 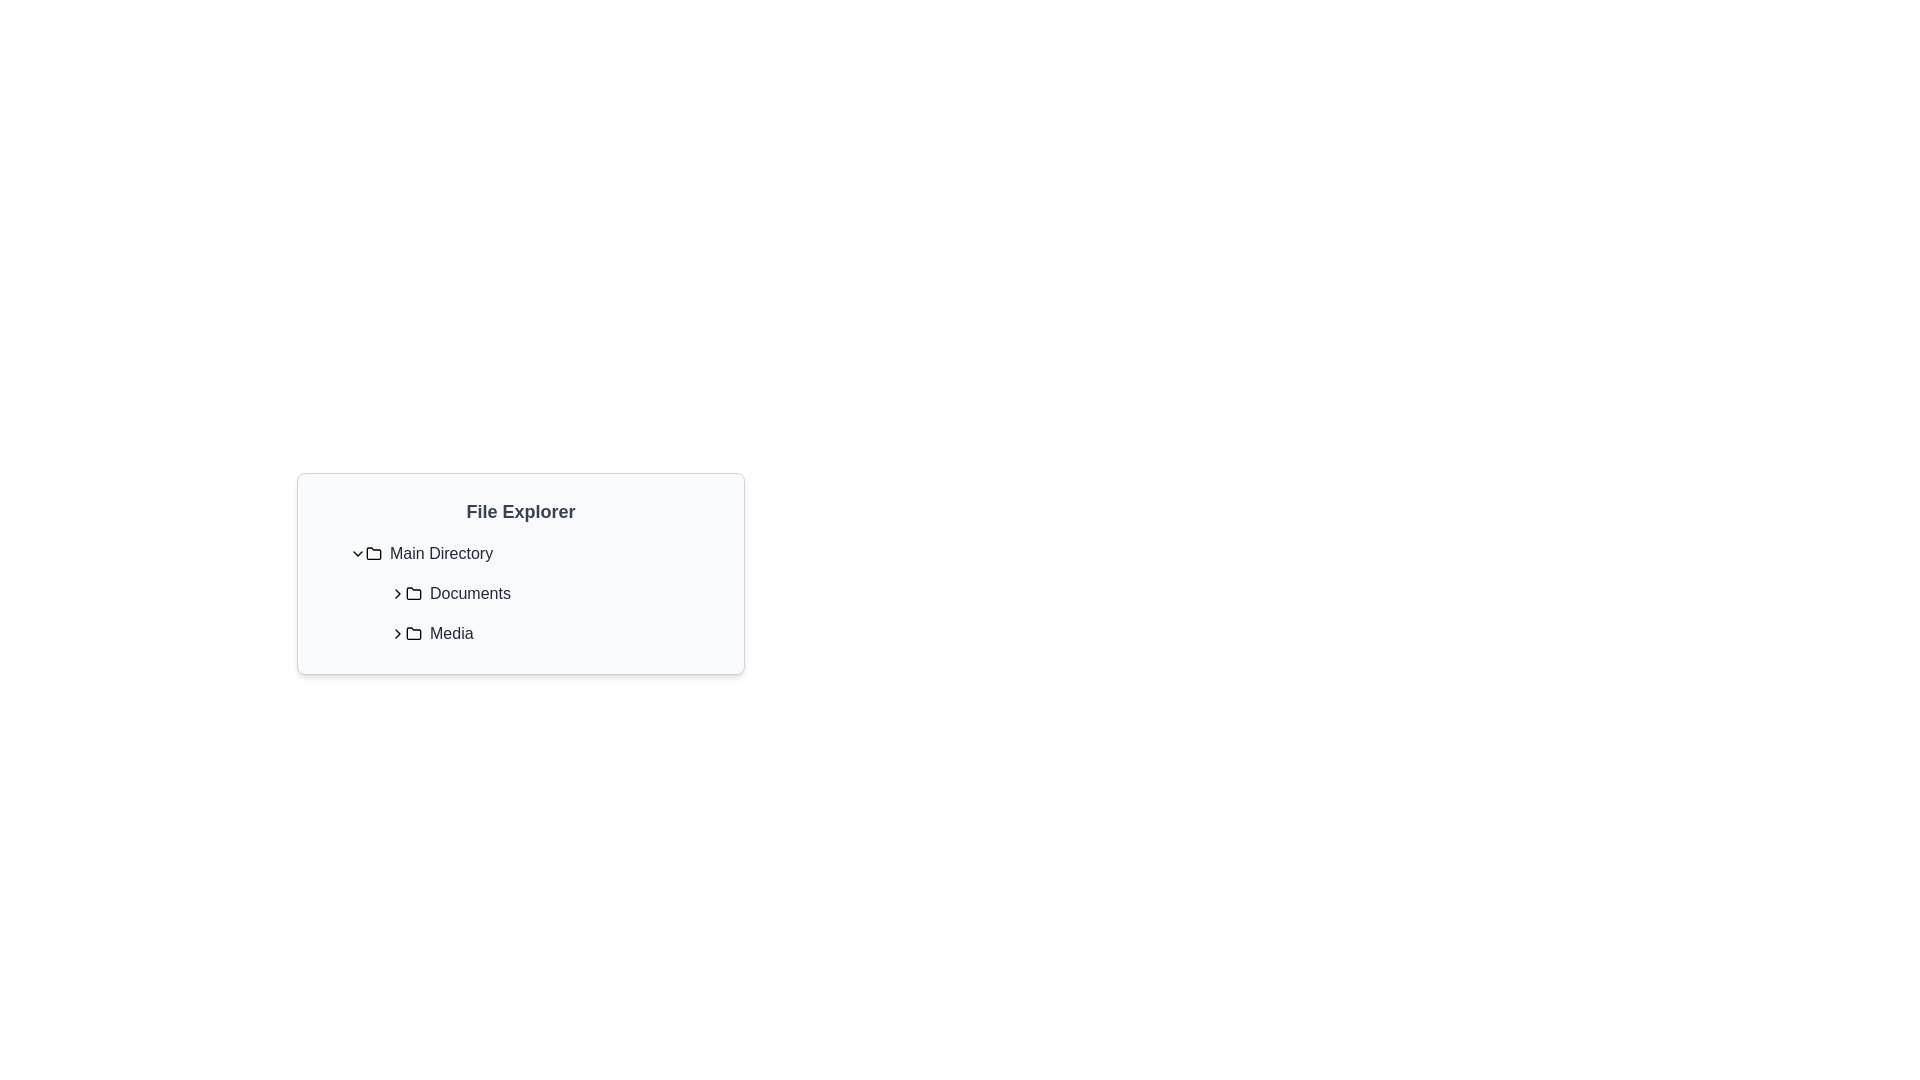 What do you see at coordinates (412, 633) in the screenshot?
I see `the folder icon with a gray outline that is positioned to the left of the 'Media' text label in the file explorer interface` at bounding box center [412, 633].